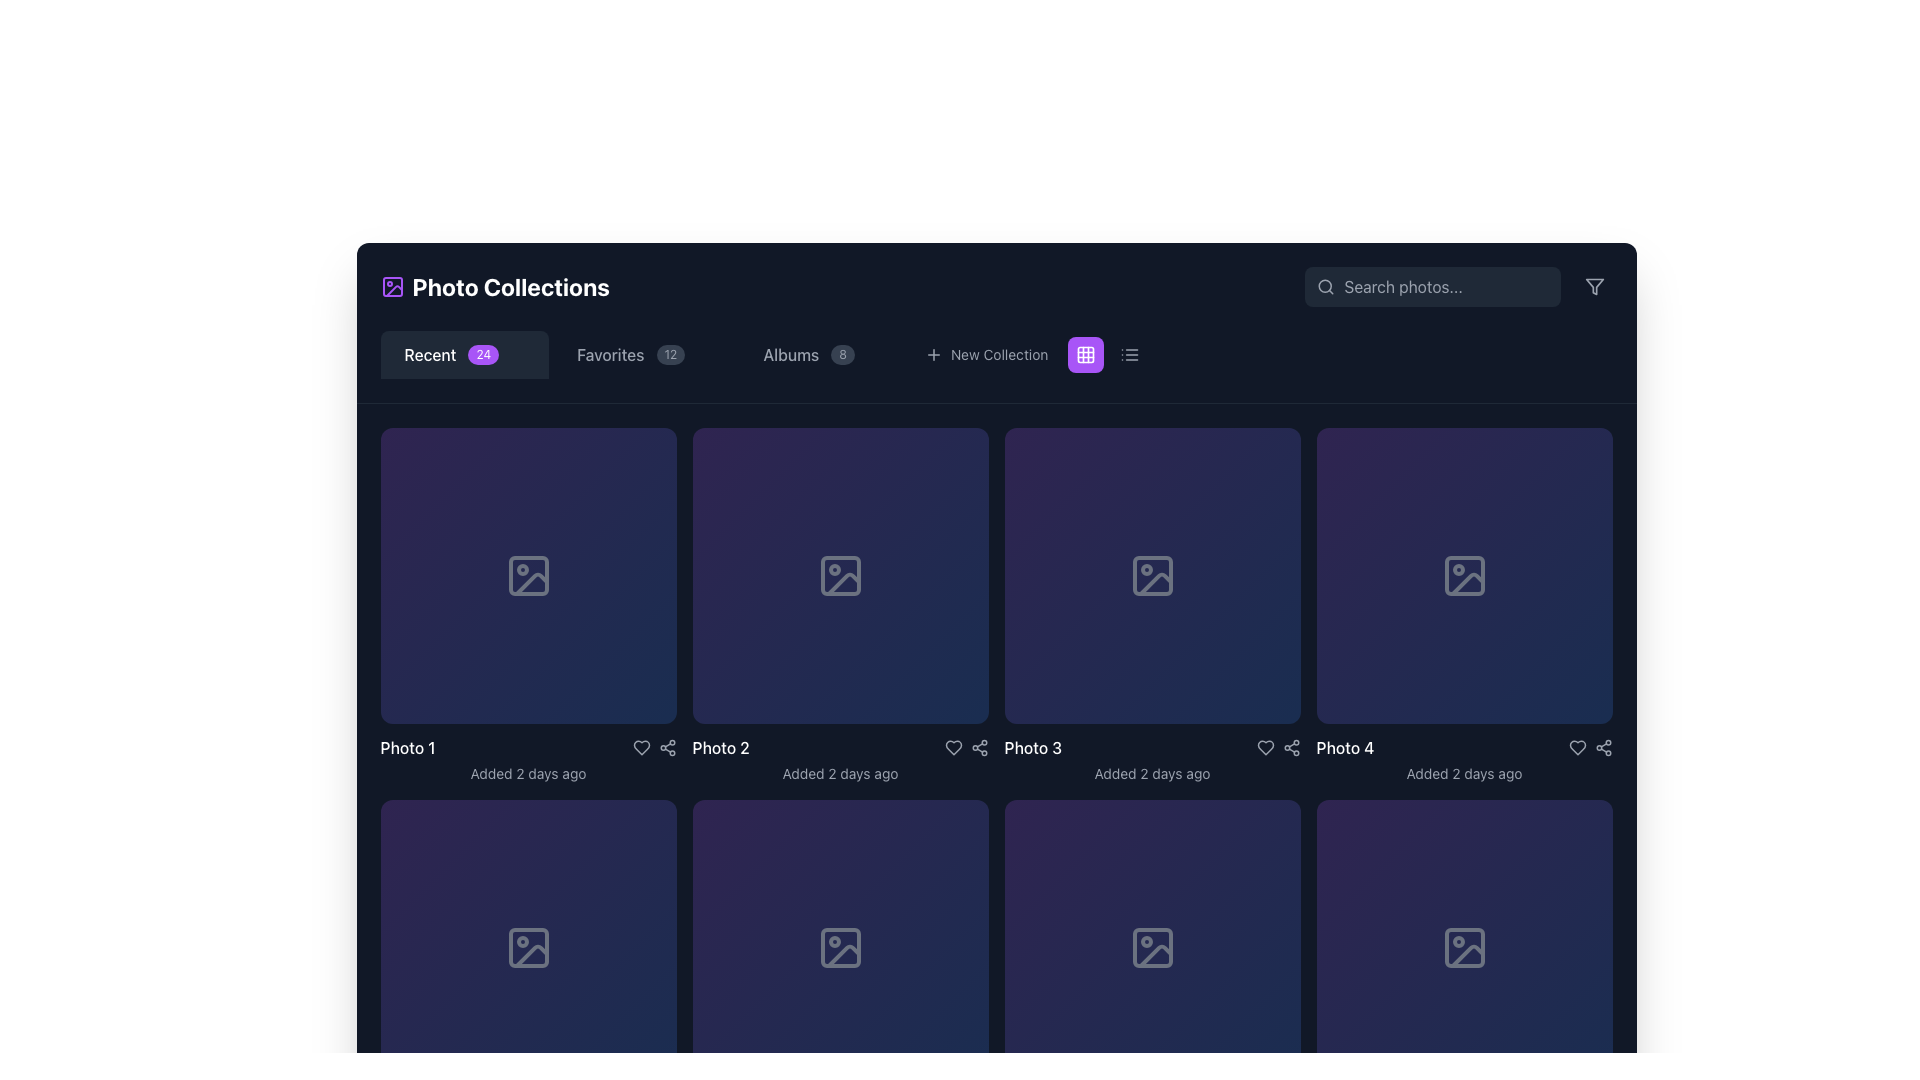 Image resolution: width=1920 pixels, height=1080 pixels. What do you see at coordinates (1264, 748) in the screenshot?
I see `the interactive heart icon located in the bottom row of UI controls for 'Photo 4' to observe the color change` at bounding box center [1264, 748].